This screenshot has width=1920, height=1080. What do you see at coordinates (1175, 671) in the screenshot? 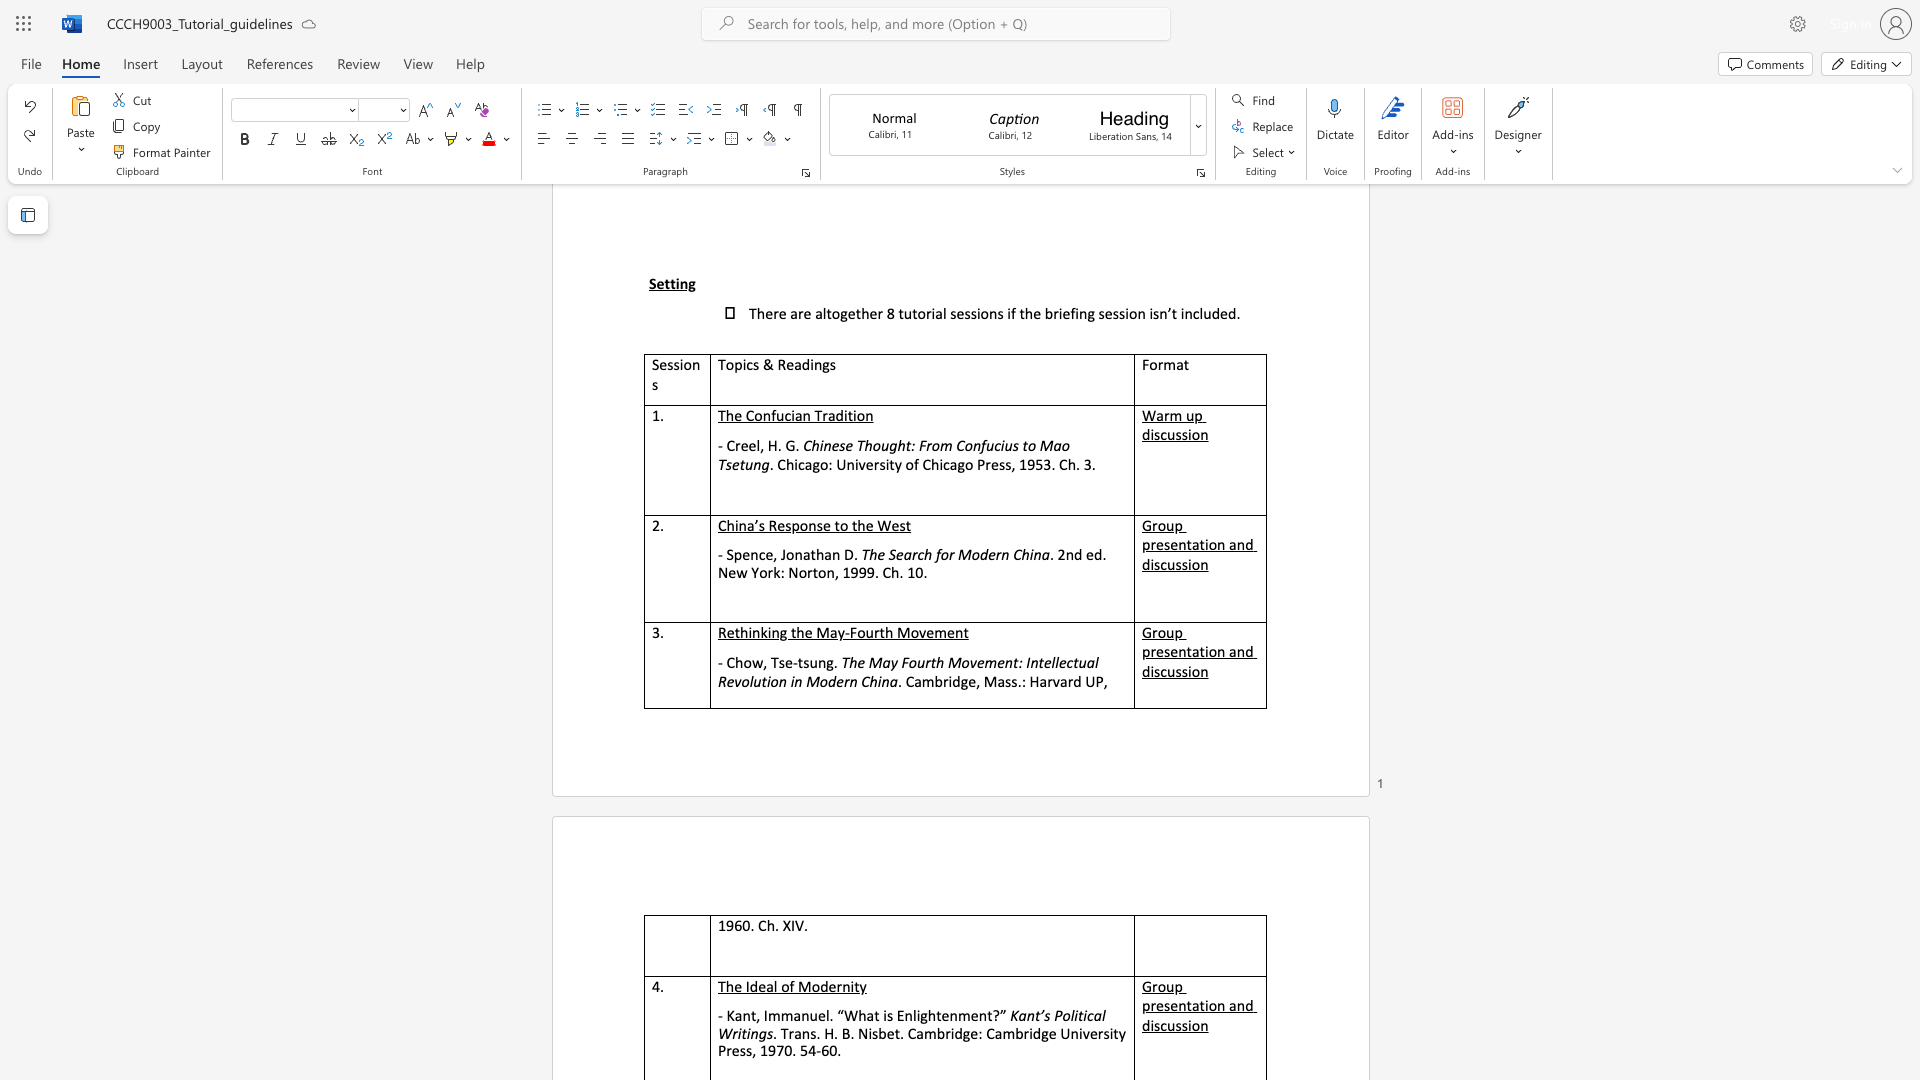
I see `the subset text "ss" within the text "presentation and discussion"` at bounding box center [1175, 671].